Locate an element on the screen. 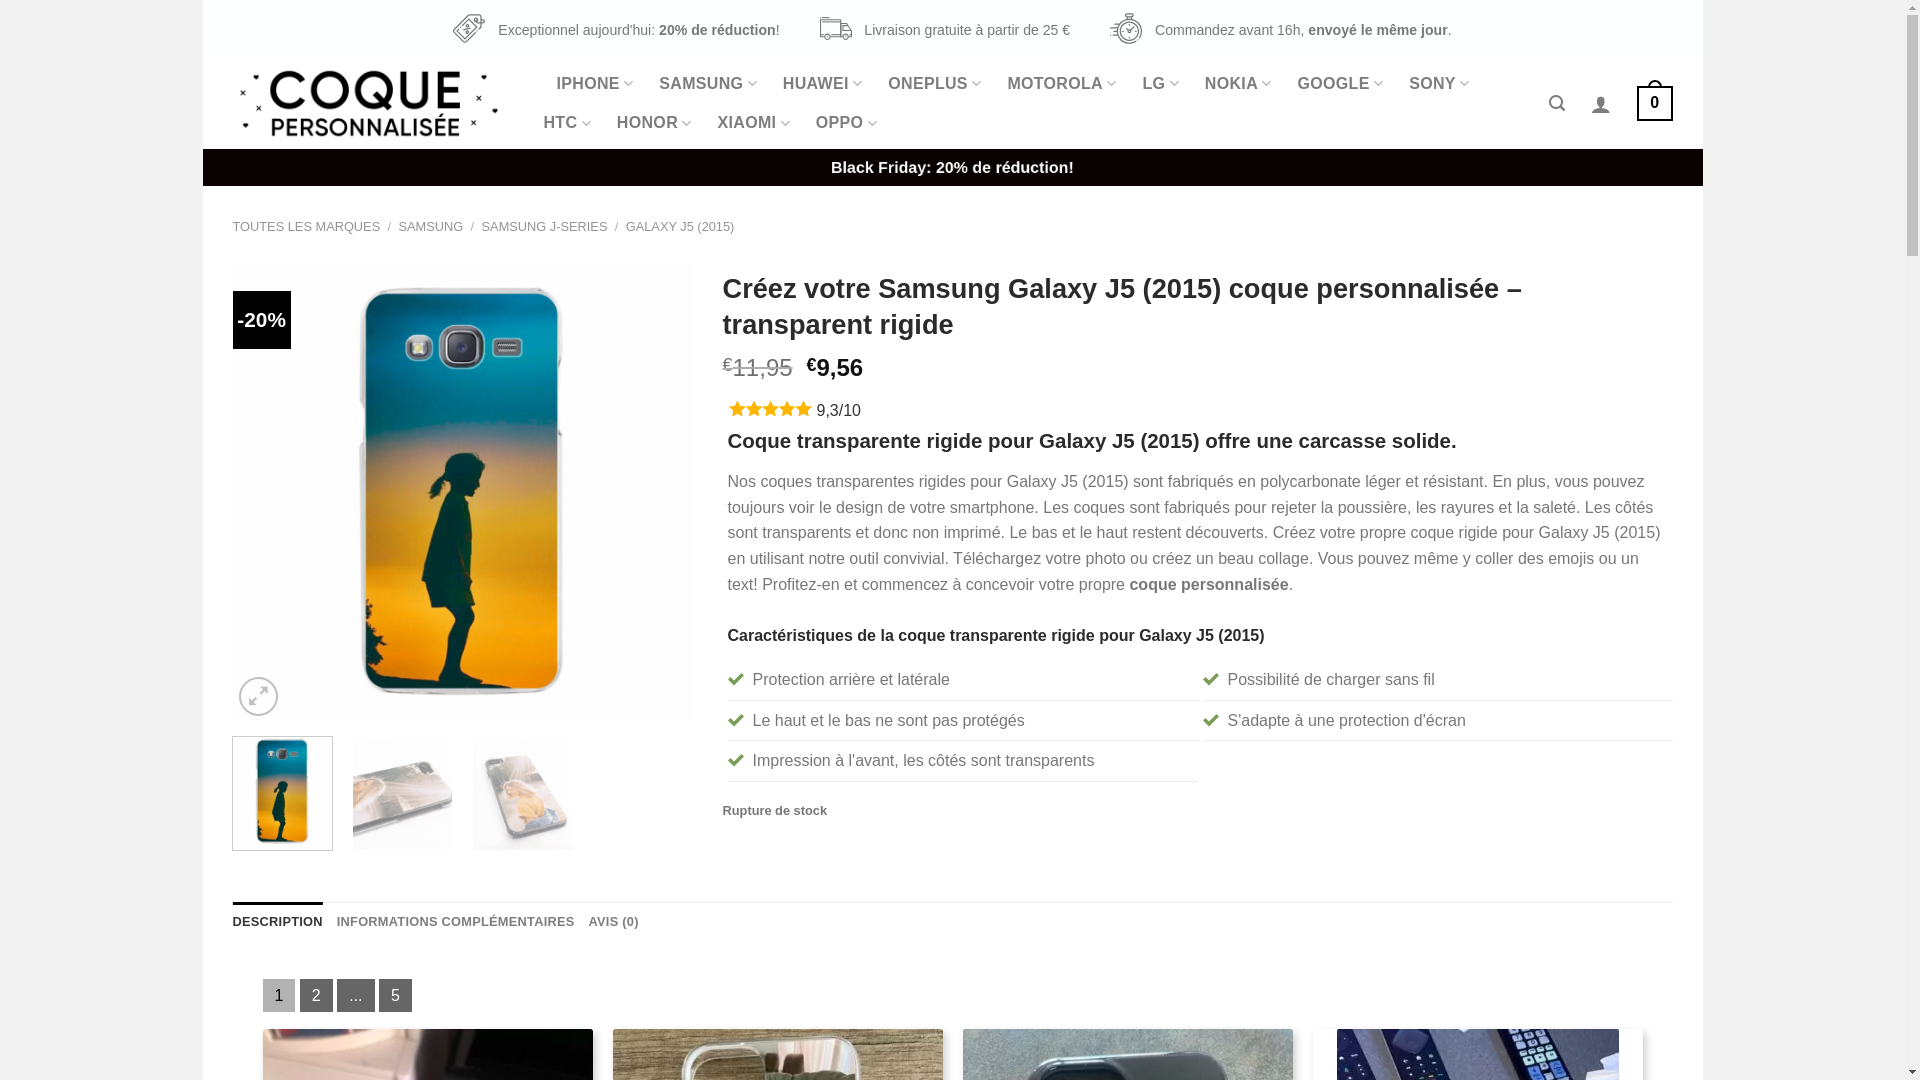 This screenshot has width=1920, height=1080. 'AVIS (0)' is located at coordinates (588, 921).